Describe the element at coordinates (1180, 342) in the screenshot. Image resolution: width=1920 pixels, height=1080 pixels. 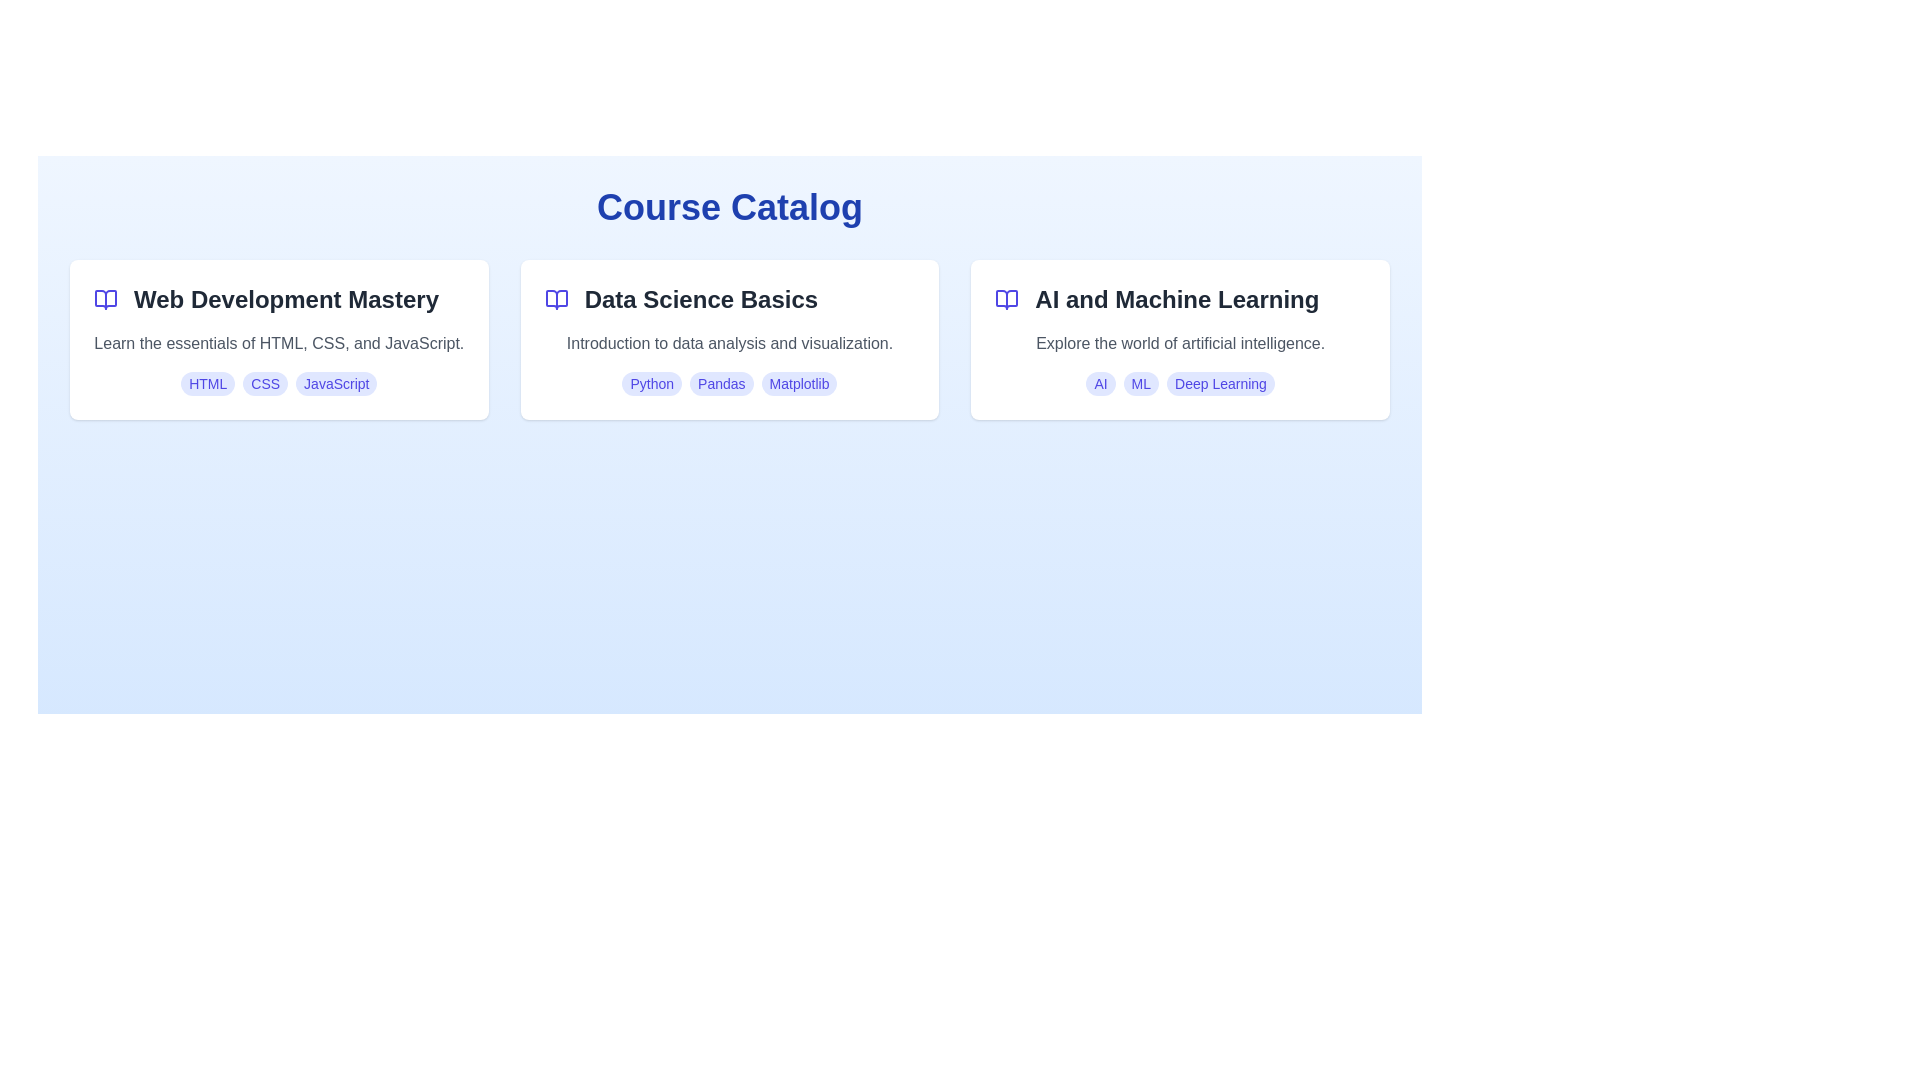
I see `the text block that says 'Explore the world of artificial intelligence.' which is styled in subtle gray color and located below the header 'AI and Machine Learning'` at that location.